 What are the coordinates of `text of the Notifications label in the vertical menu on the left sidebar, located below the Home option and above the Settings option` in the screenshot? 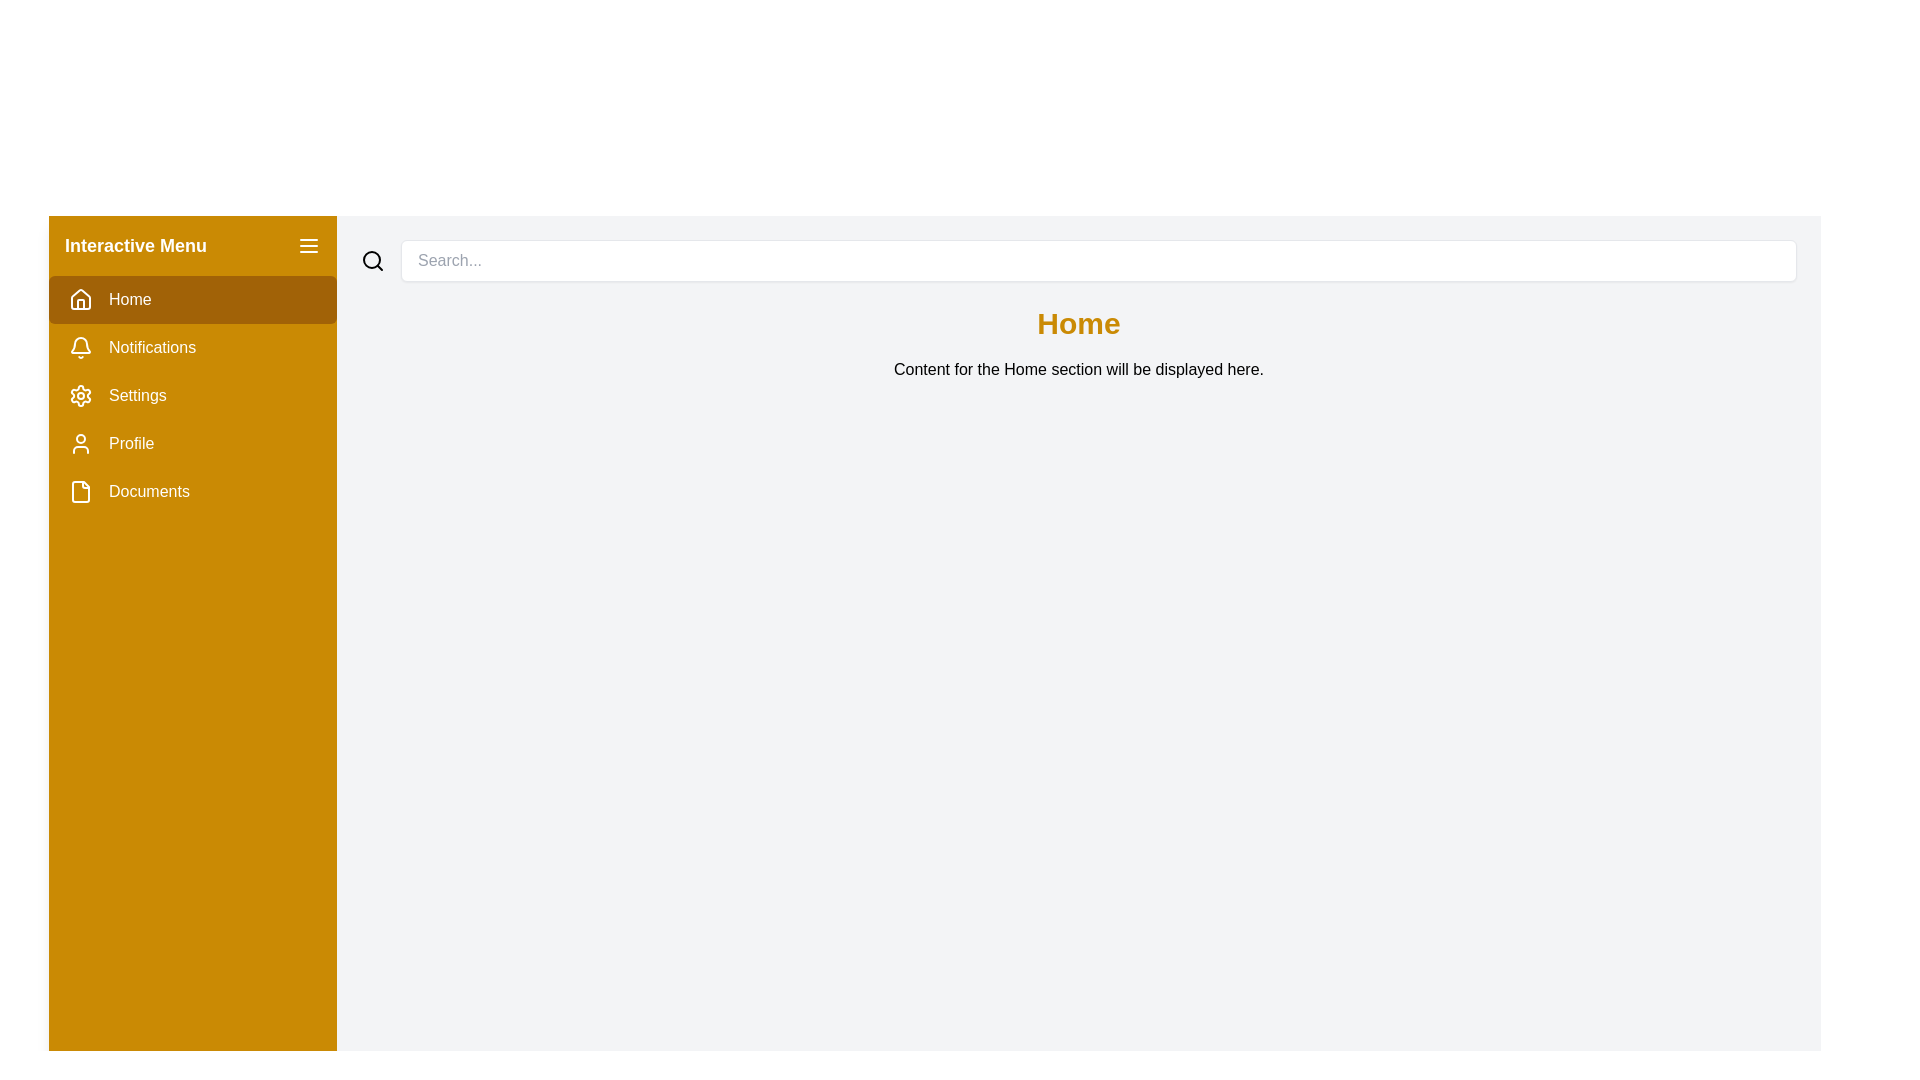 It's located at (151, 346).